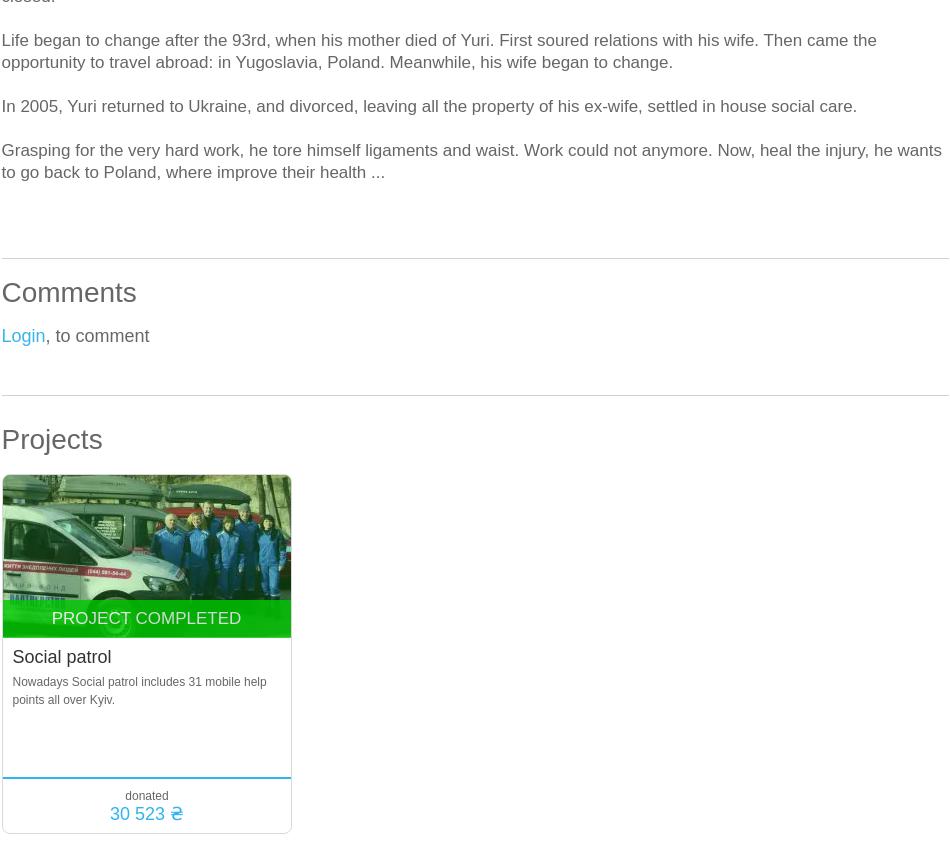 This screenshot has width=950, height=849. What do you see at coordinates (1, 336) in the screenshot?
I see `'Login'` at bounding box center [1, 336].